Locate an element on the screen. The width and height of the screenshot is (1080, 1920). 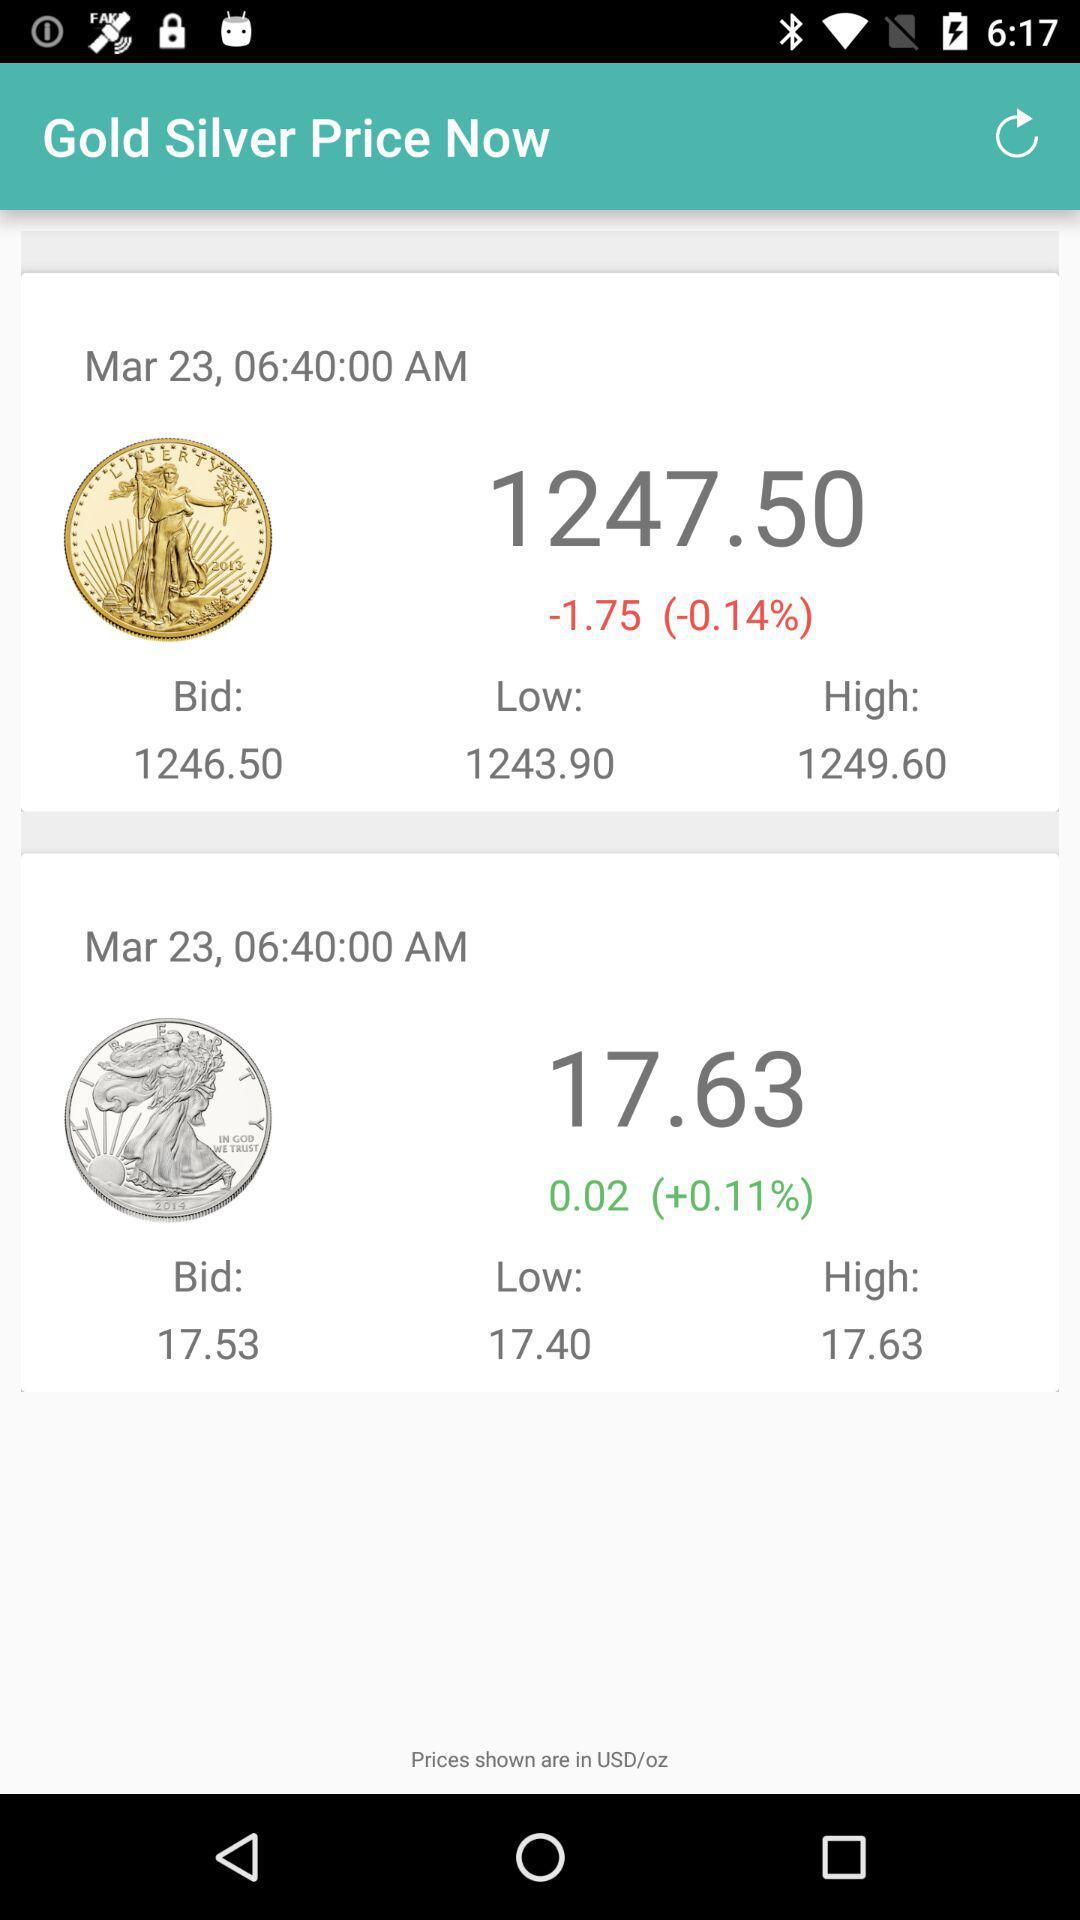
item to the right of the gold silver price item is located at coordinates (1017, 135).